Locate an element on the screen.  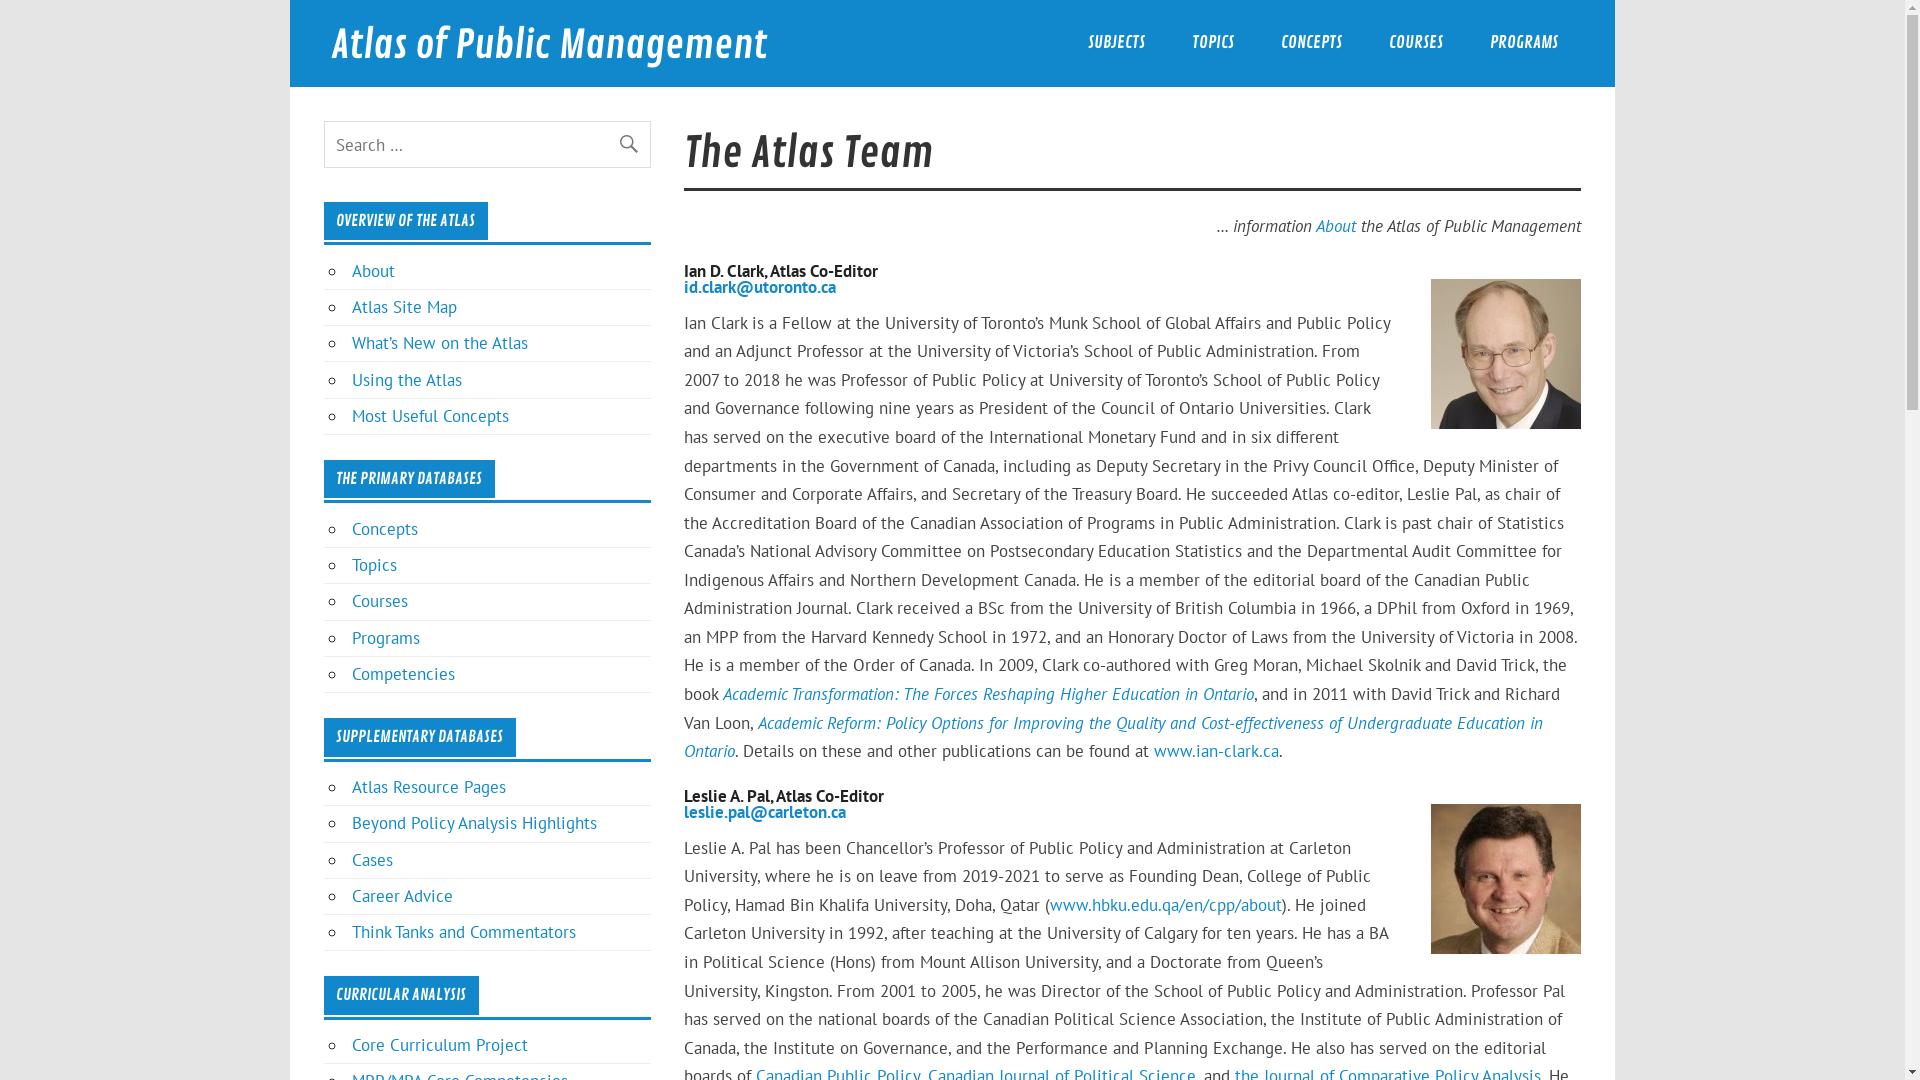
'Concepts' is located at coordinates (384, 527).